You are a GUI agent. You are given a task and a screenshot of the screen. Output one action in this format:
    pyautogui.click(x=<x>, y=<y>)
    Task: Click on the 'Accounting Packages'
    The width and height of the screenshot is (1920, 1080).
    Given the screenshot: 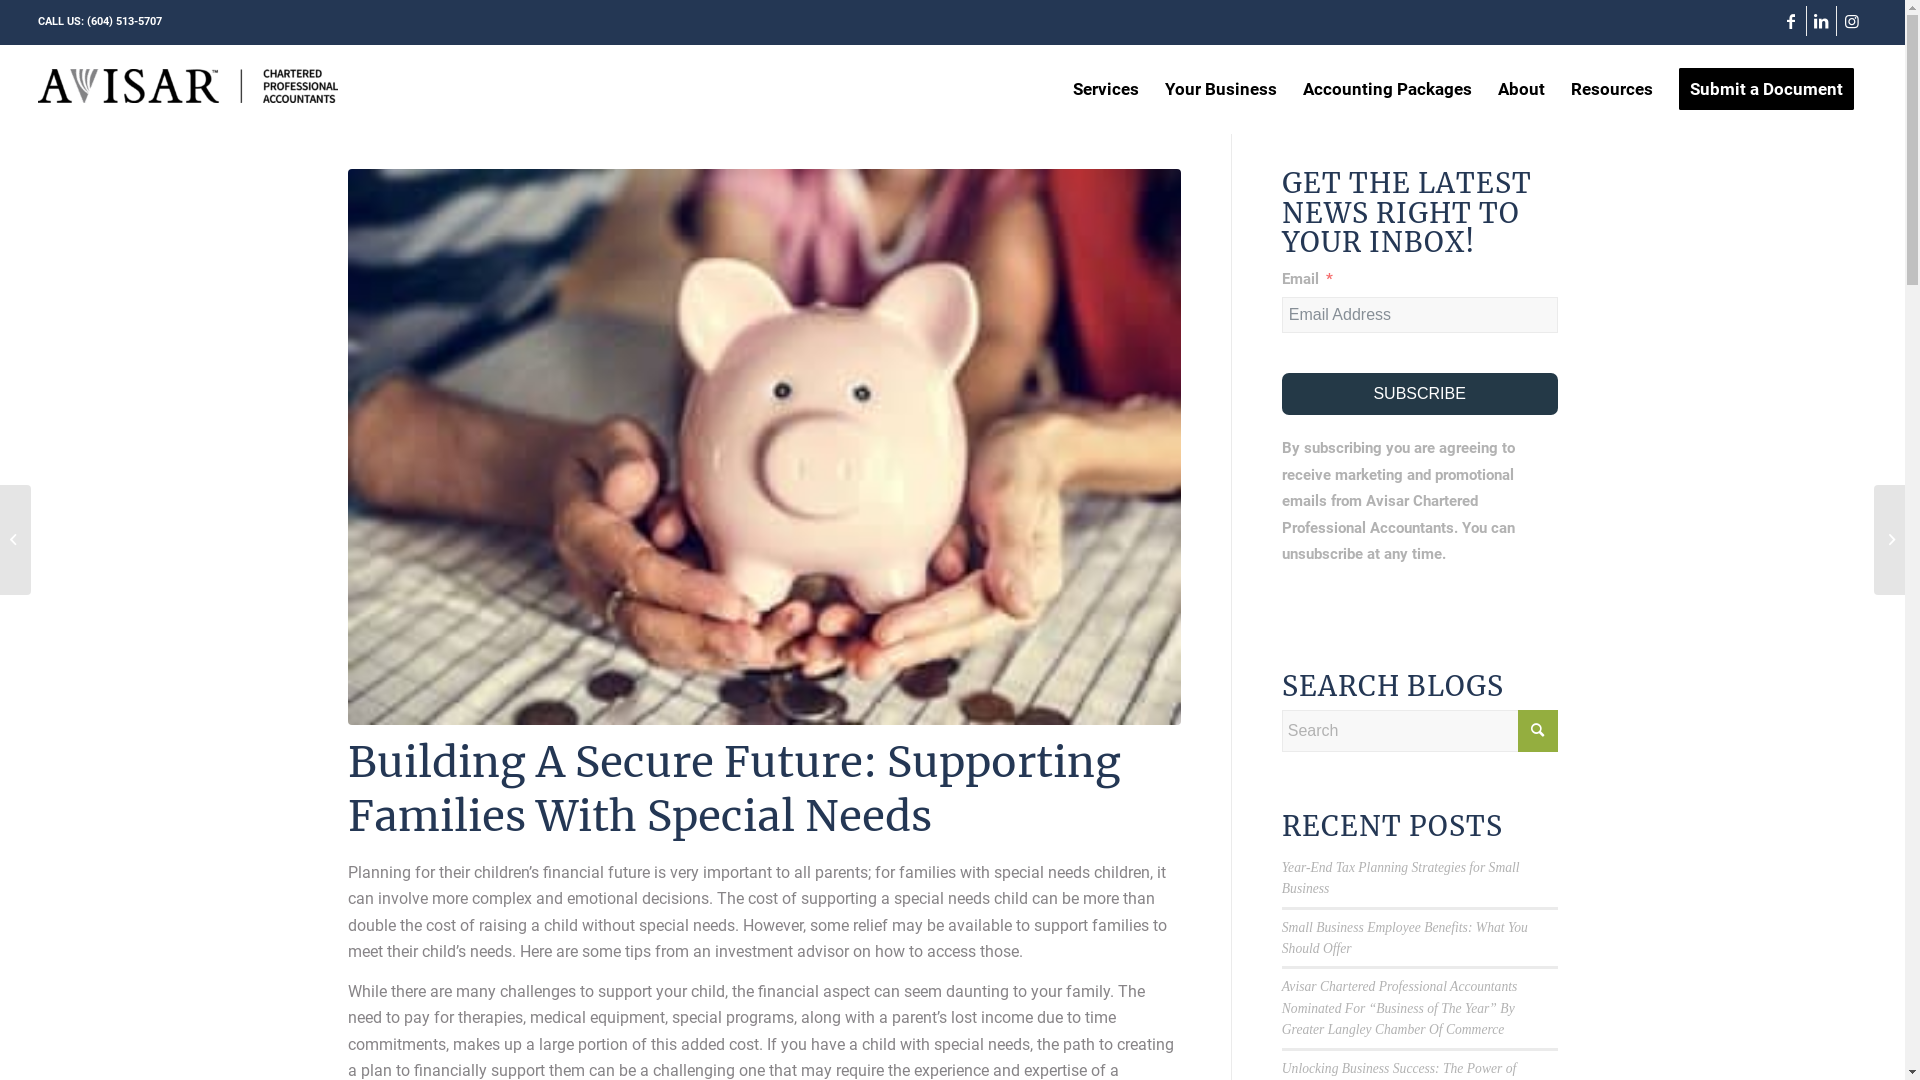 What is the action you would take?
    pyautogui.click(x=1386, y=87)
    